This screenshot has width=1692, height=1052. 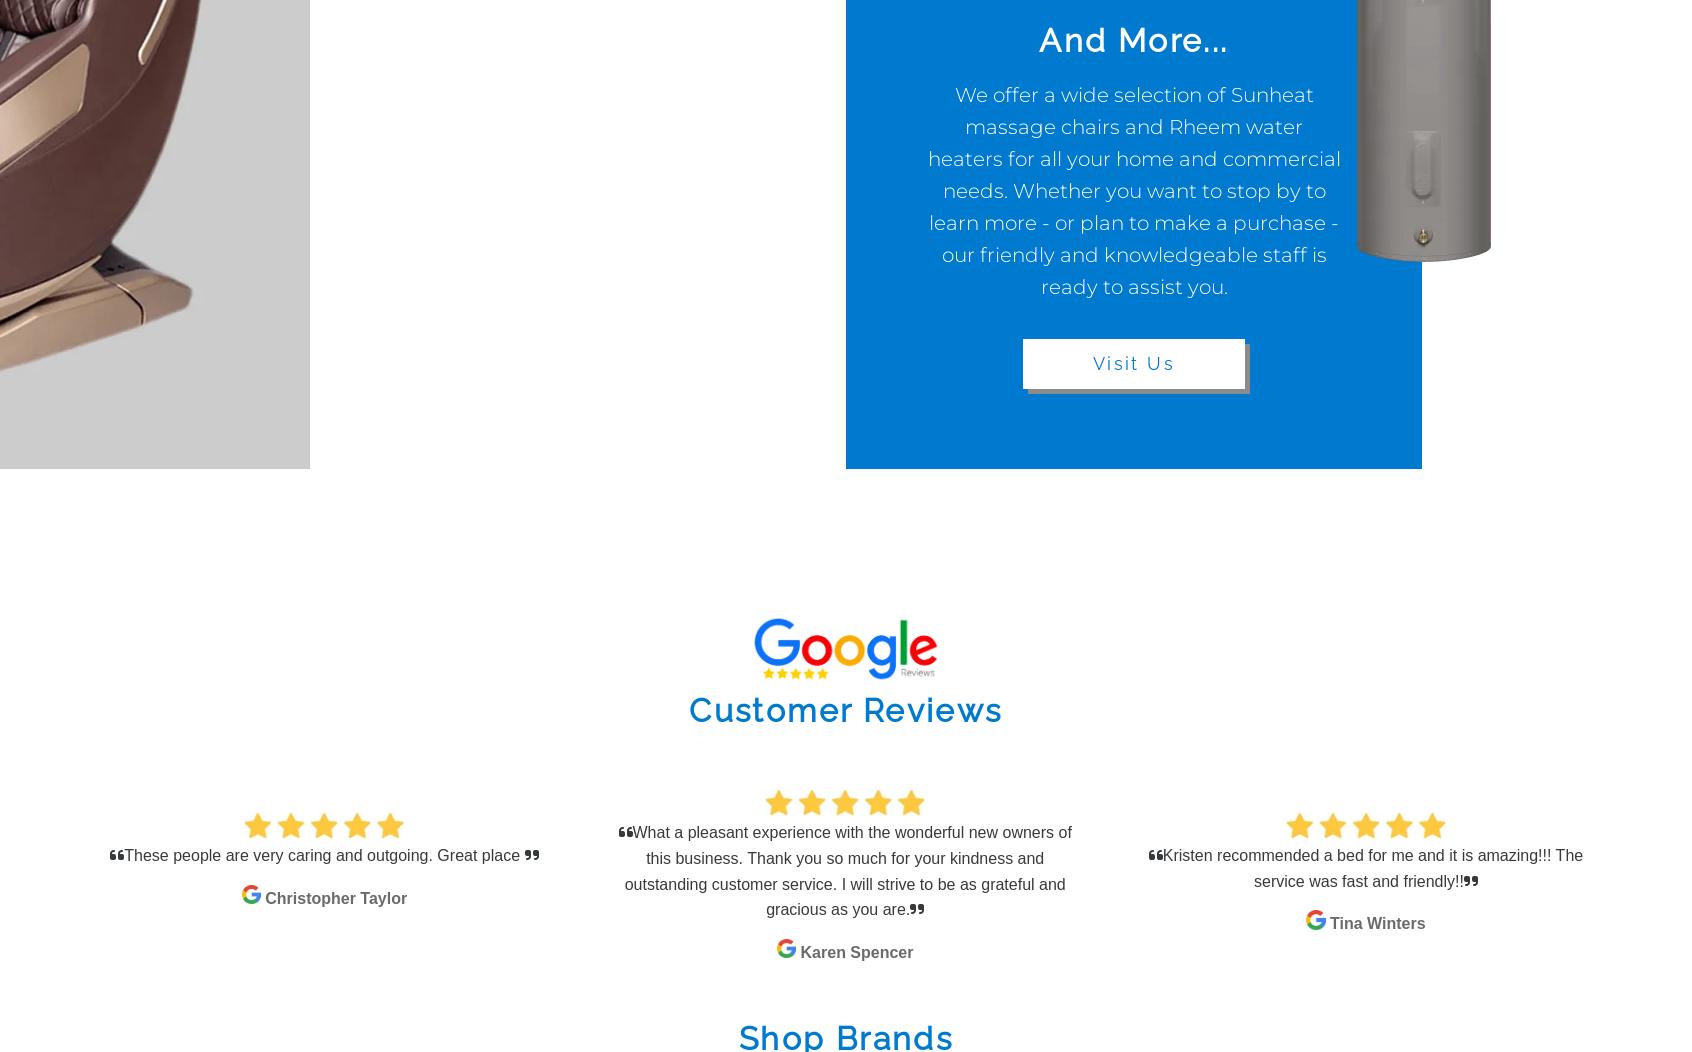 I want to click on 'We offer a wide selection of Sunheat massage chairs and Rheem water heaters for all your home and commercial needs. Whether you want to stop by to learn more - or plan to make a purchase - our friendly and knowledgeable staff is ready to assist you.', so click(x=1132, y=189).